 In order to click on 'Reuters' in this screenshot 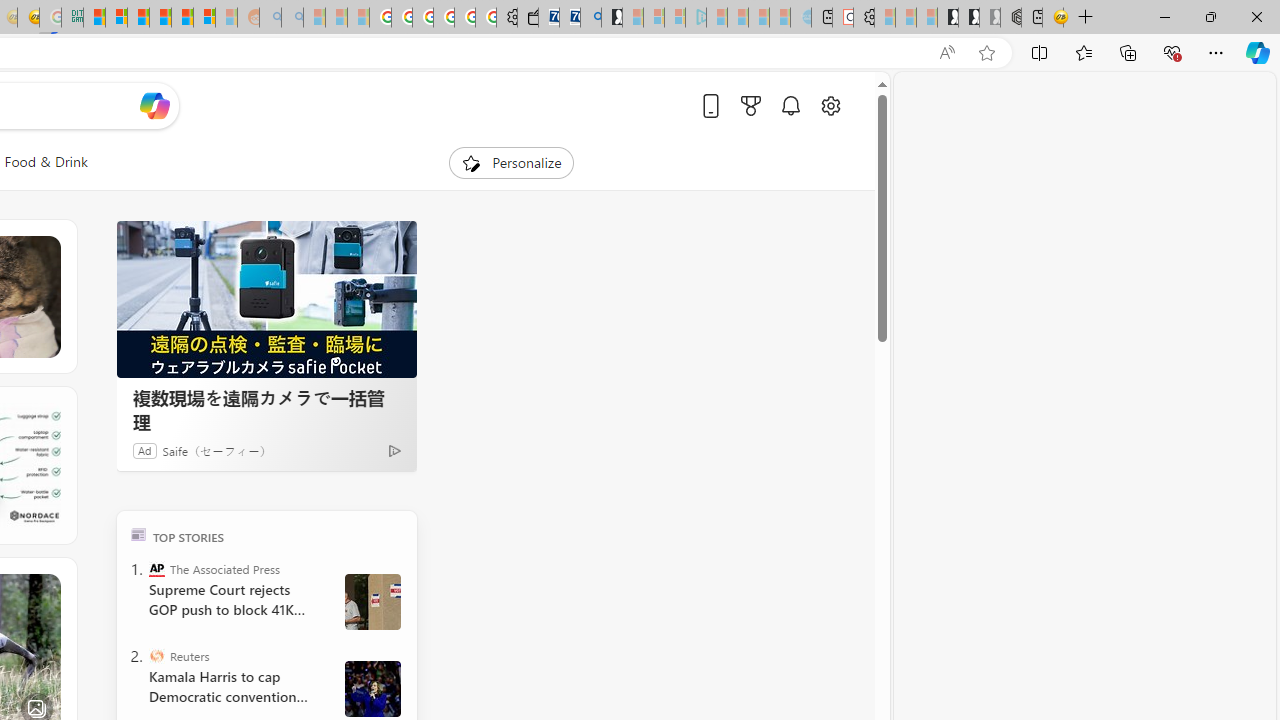, I will do `click(155, 655)`.